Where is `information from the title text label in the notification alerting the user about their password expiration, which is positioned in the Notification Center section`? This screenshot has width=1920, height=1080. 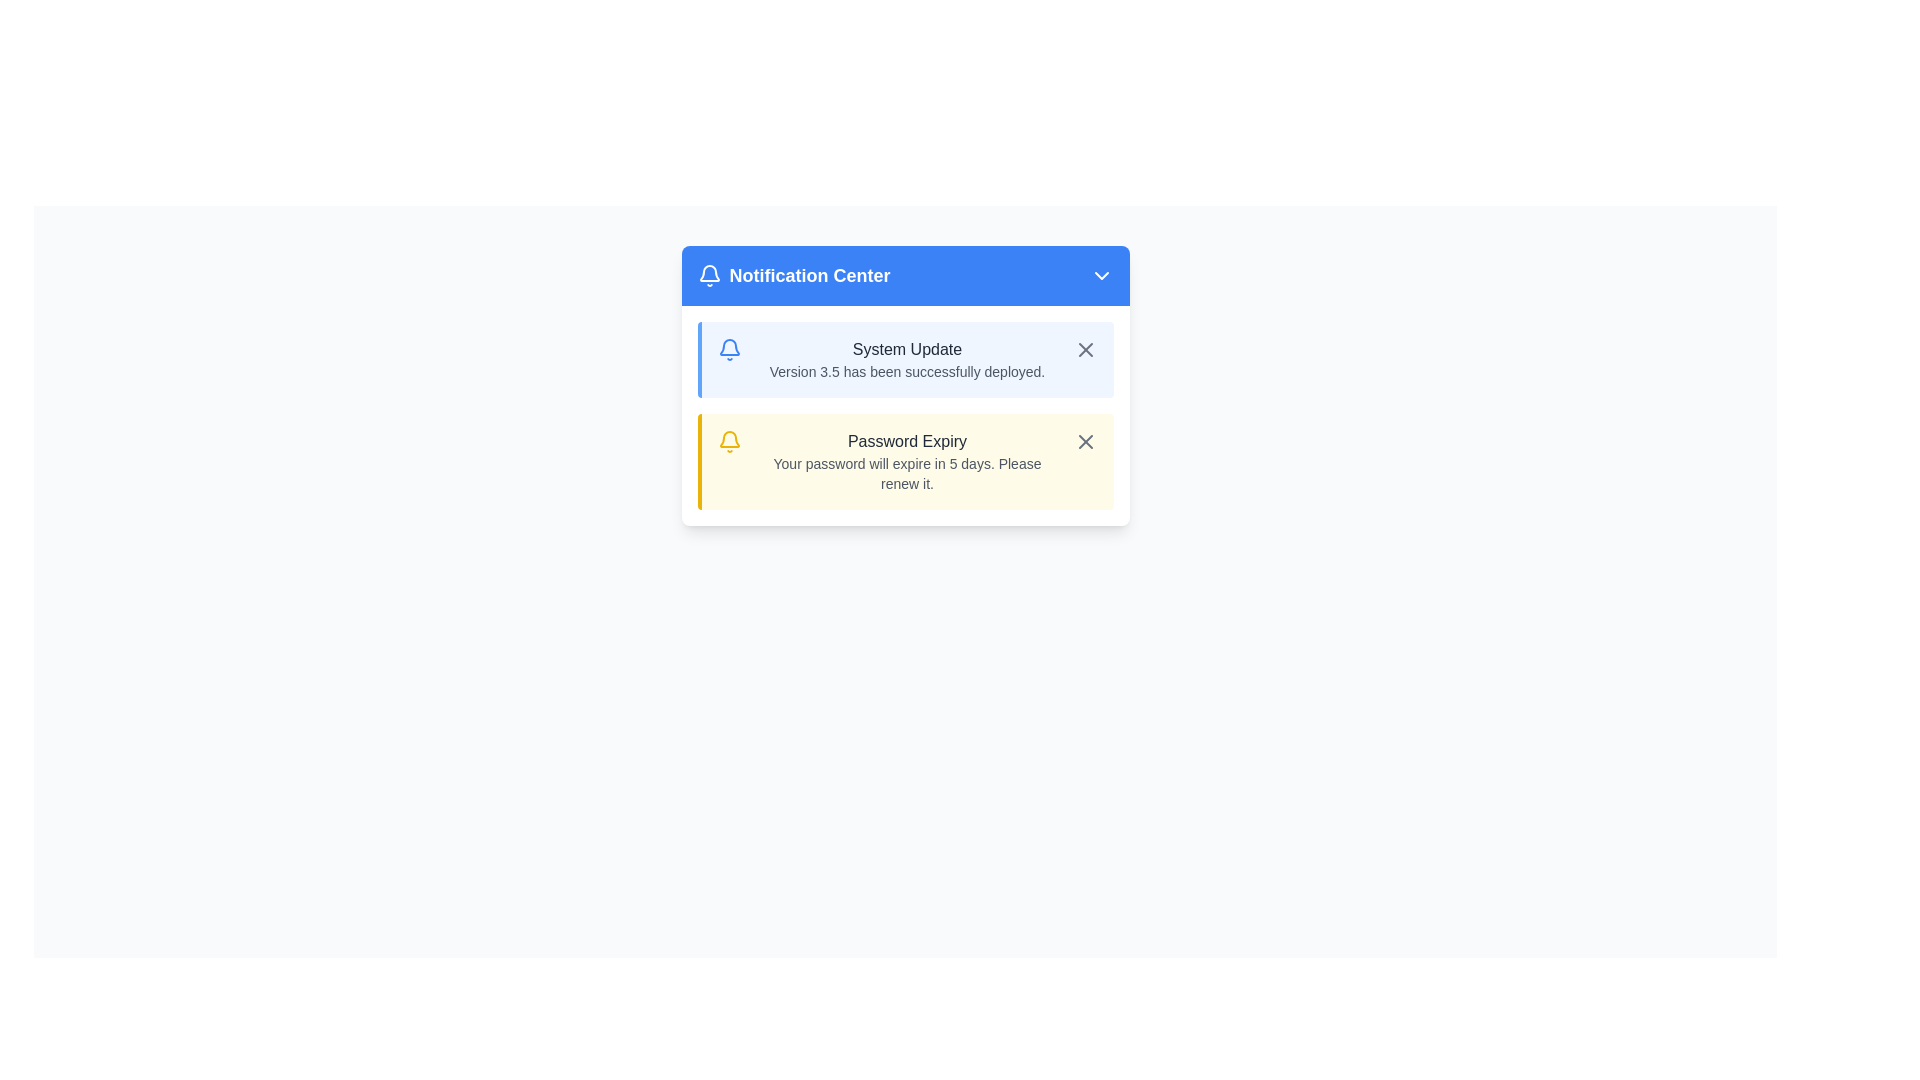
information from the title text label in the notification alerting the user about their password expiration, which is positioned in the Notification Center section is located at coordinates (906, 441).